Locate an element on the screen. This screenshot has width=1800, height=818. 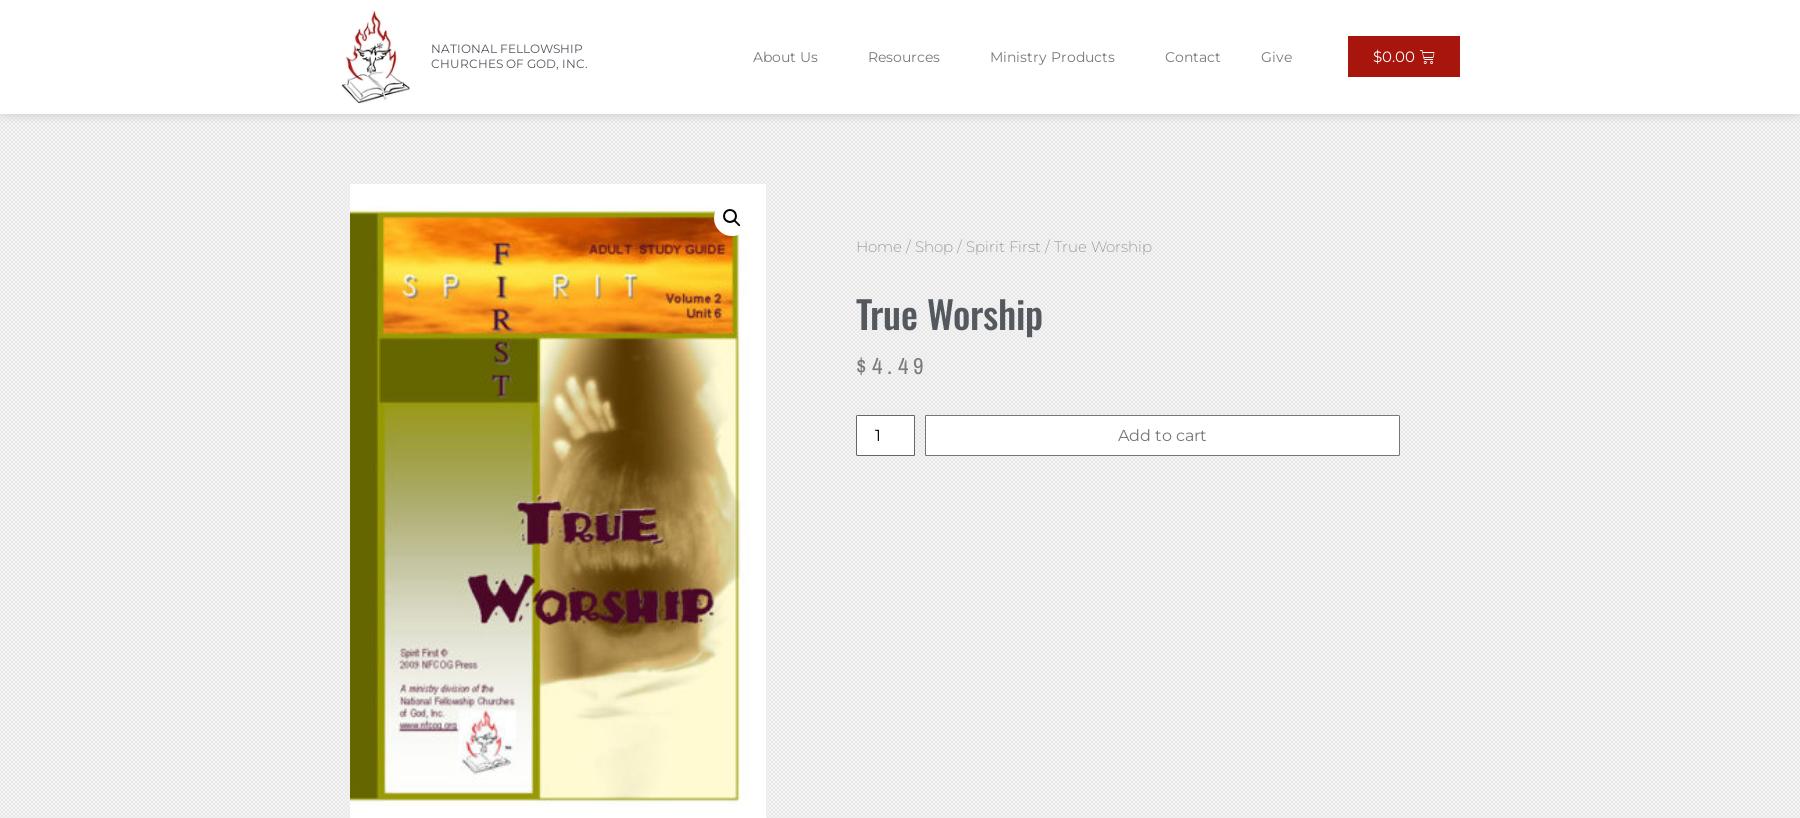
'Home' is located at coordinates (856, 245).